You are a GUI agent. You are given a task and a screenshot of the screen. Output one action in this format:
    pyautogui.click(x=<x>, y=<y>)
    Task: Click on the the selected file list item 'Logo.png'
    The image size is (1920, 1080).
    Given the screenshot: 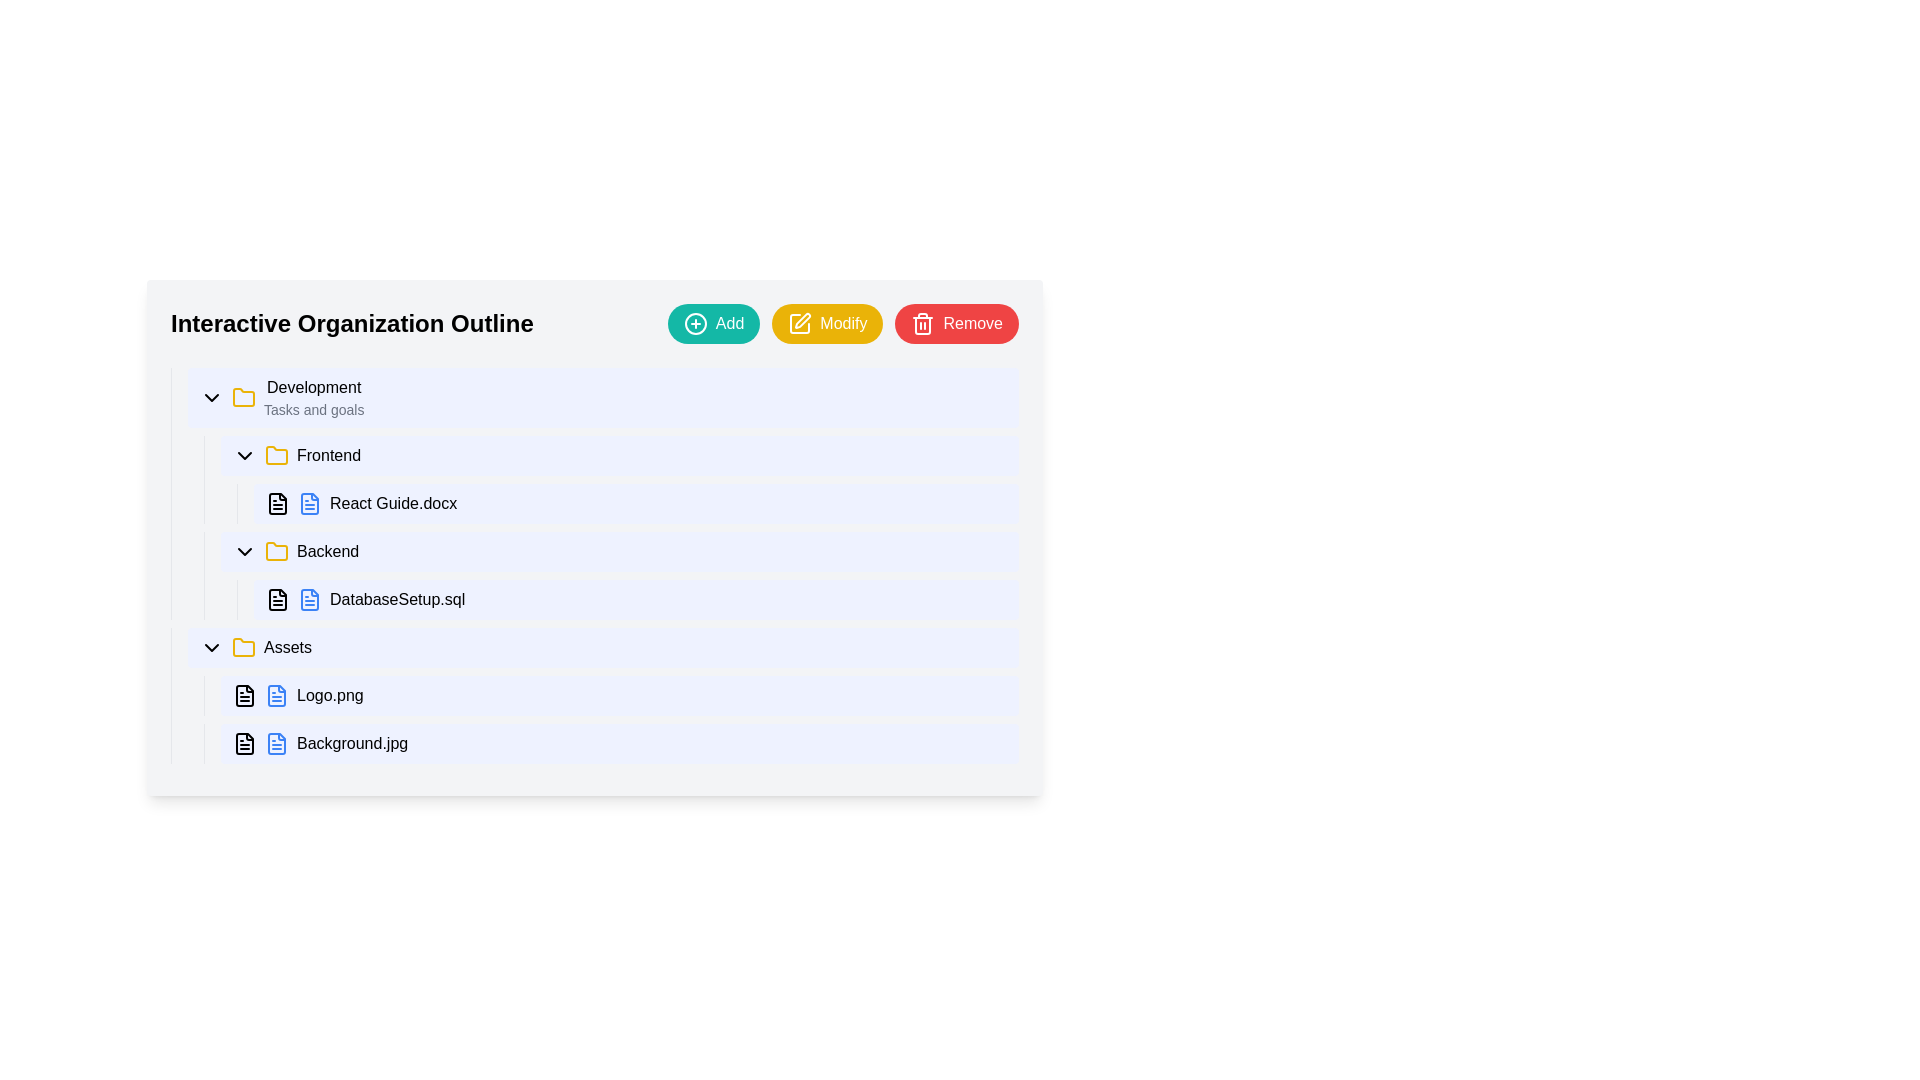 What is the action you would take?
    pyautogui.click(x=610, y=694)
    